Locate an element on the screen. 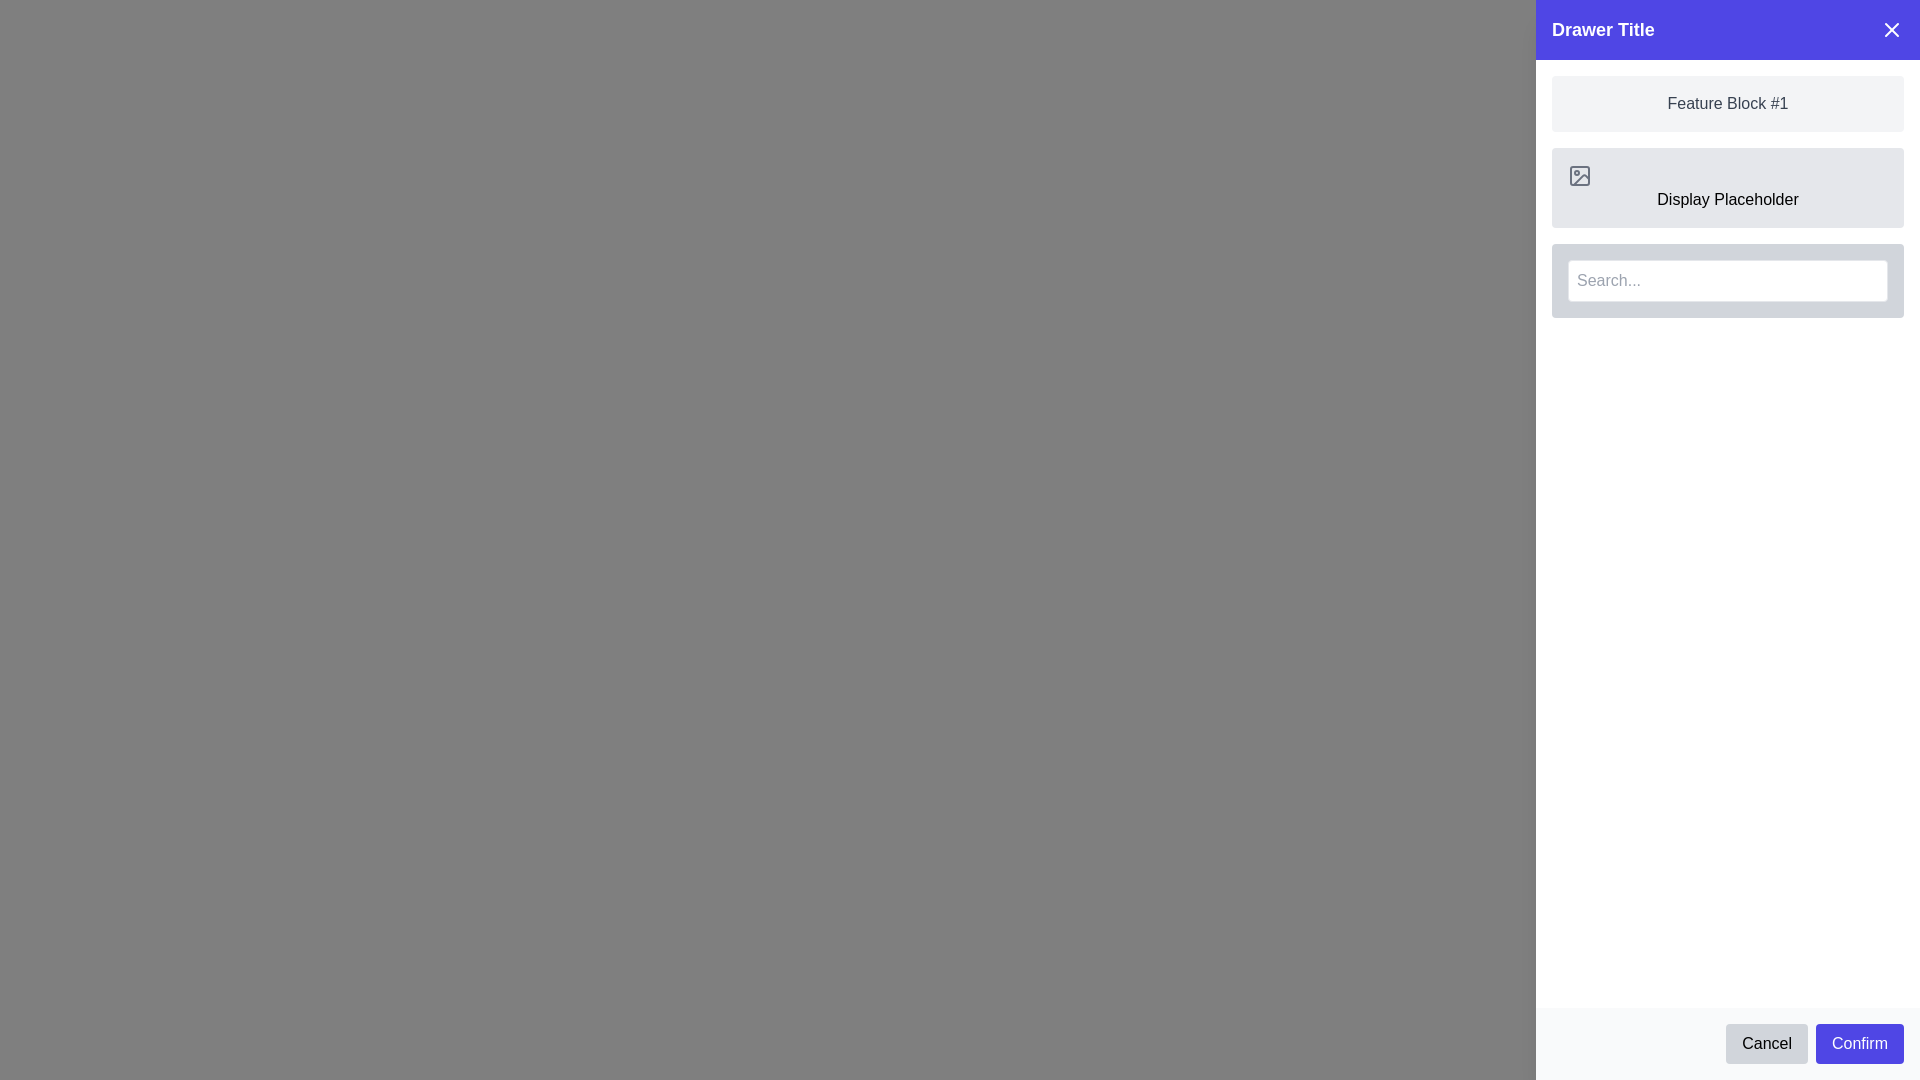 The image size is (1920, 1080). the 'Drawer Title' text label heading, which is styled in bold with a white font color on a purple background, to focus on it is located at coordinates (1603, 30).